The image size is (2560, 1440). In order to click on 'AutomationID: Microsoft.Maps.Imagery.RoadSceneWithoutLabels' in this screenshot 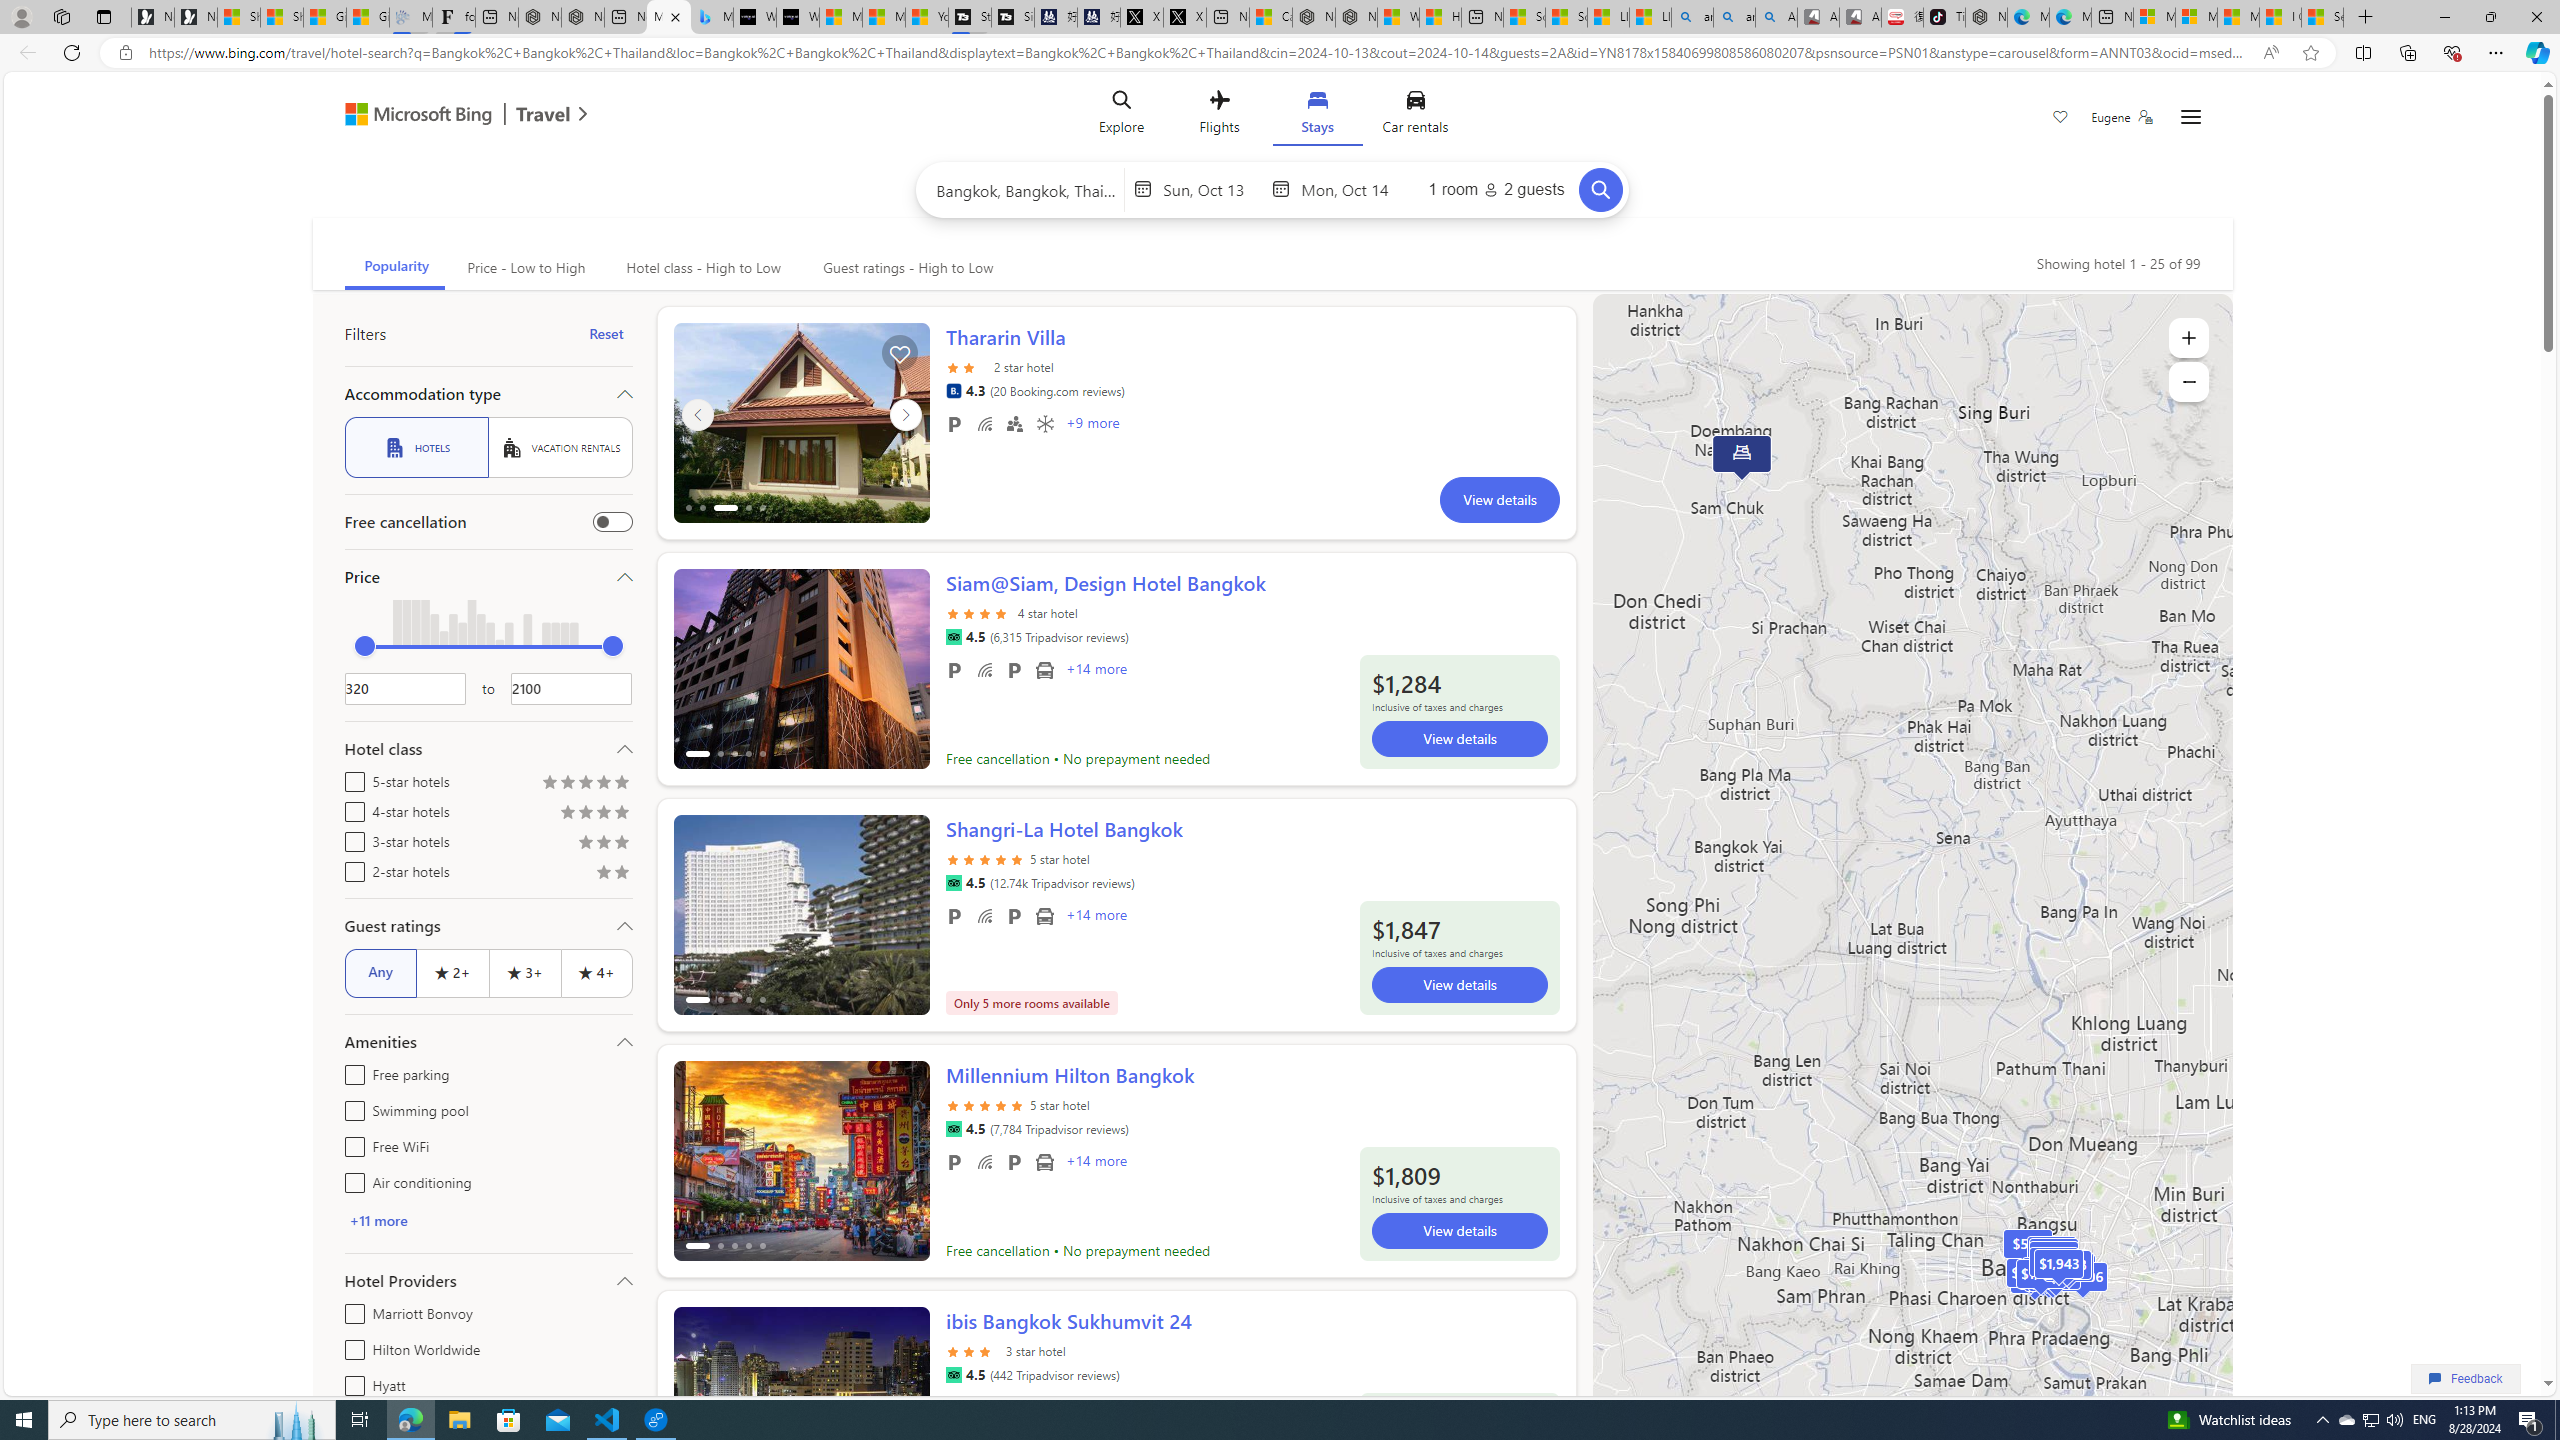, I will do `click(1911, 881)`.